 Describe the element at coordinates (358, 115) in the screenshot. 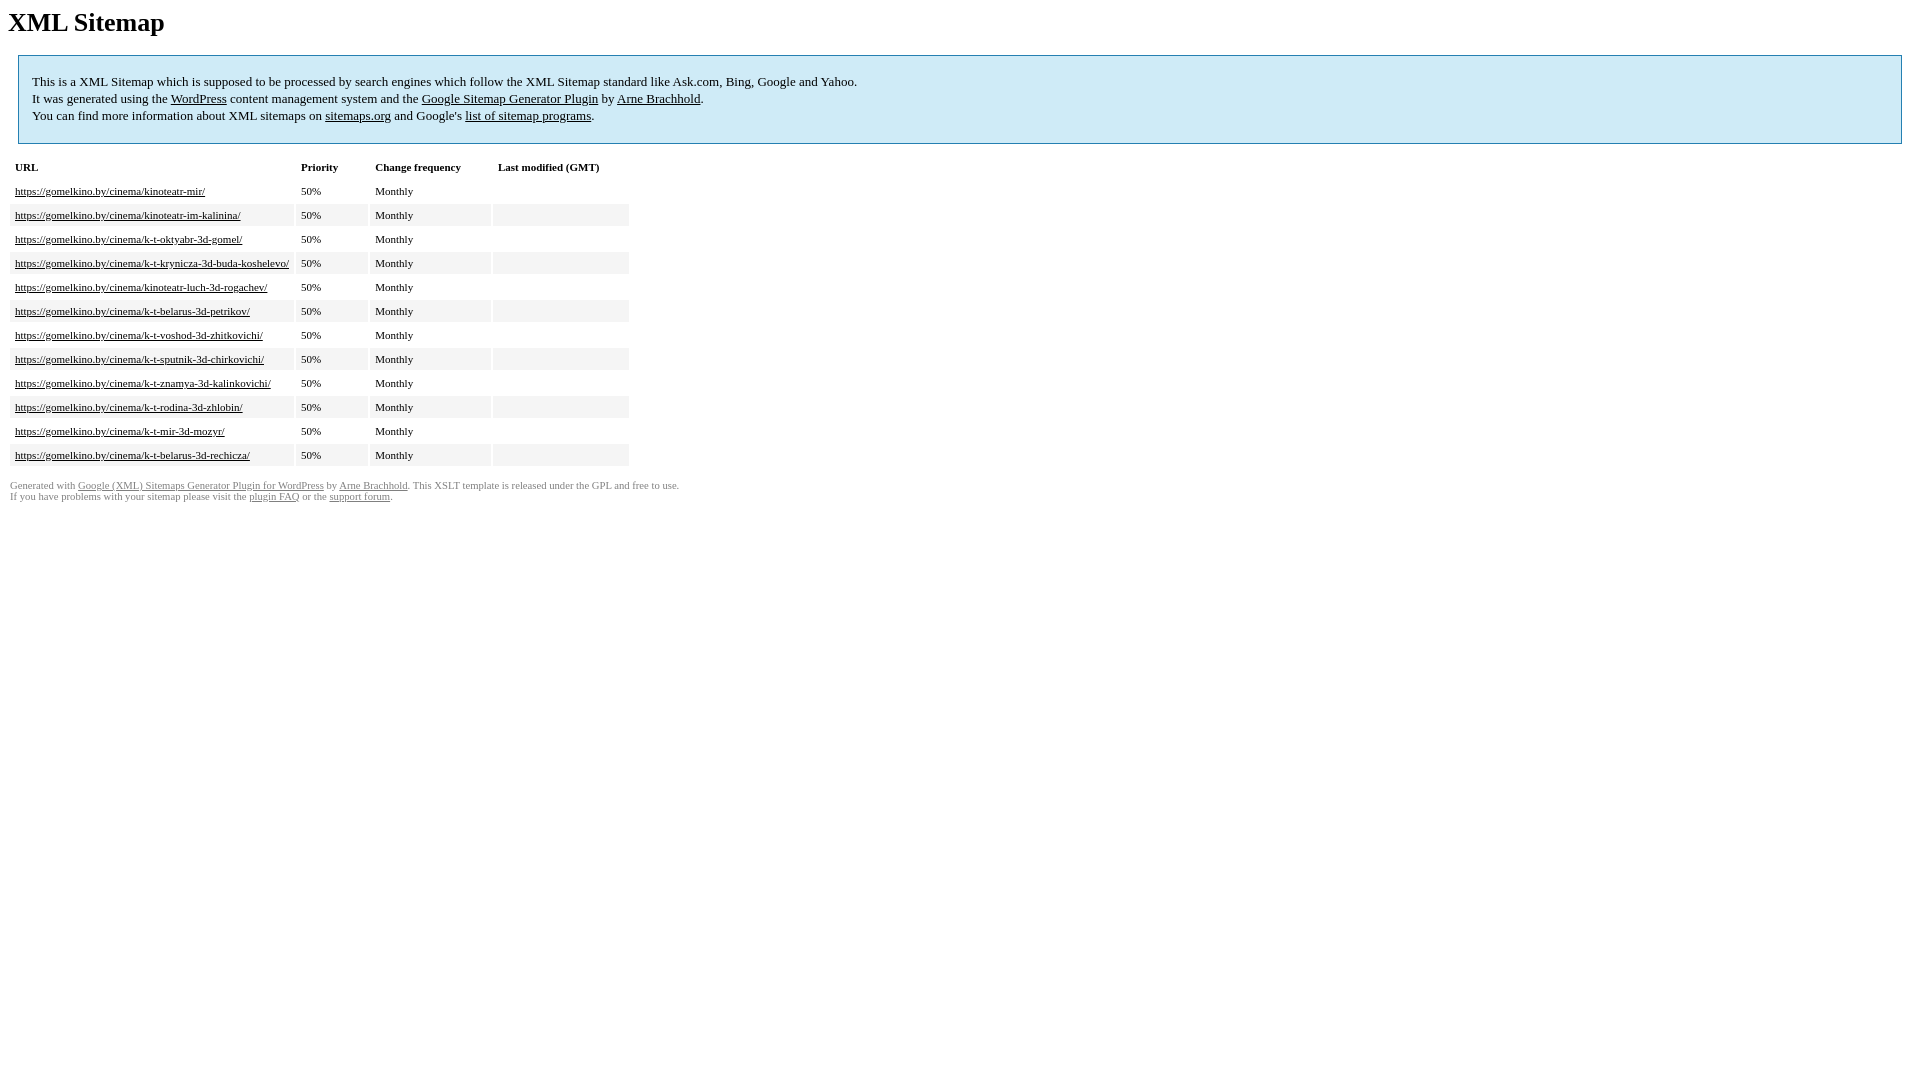

I see `'sitemaps.org'` at that location.